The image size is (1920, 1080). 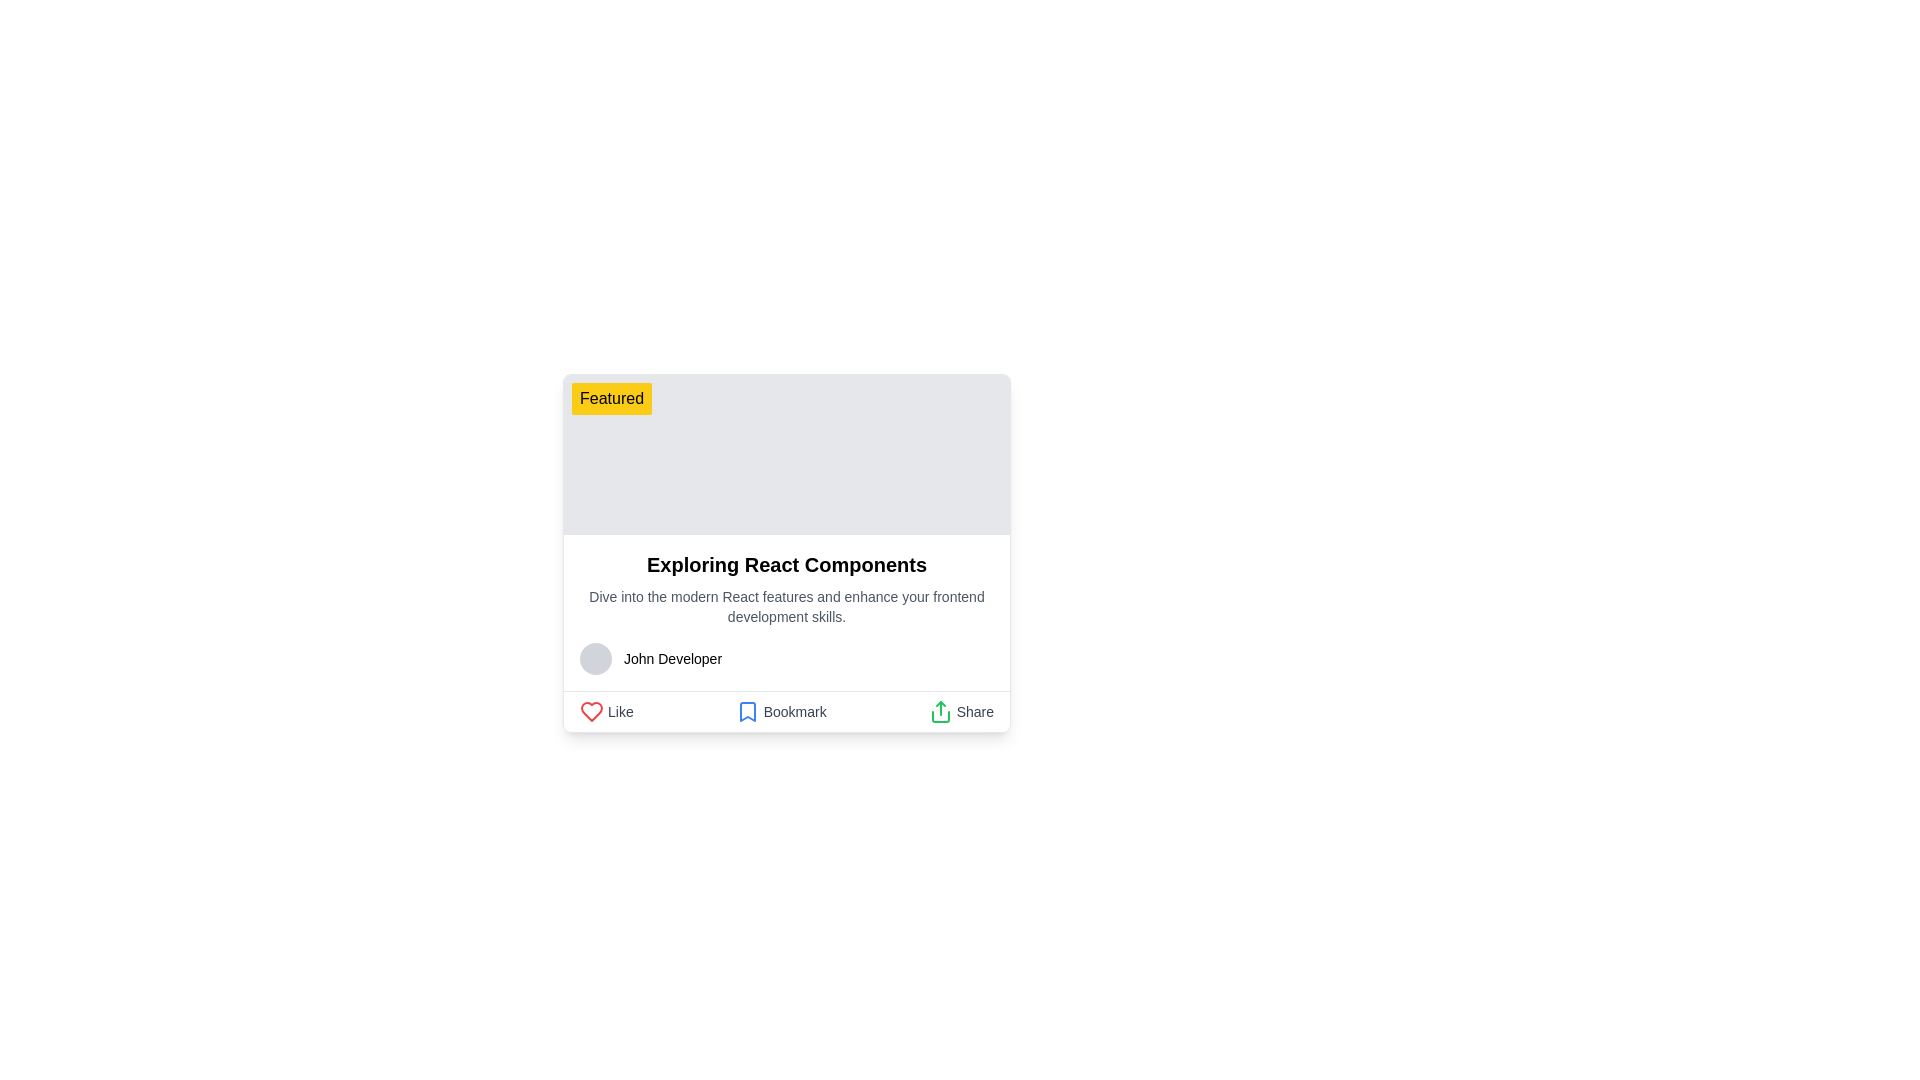 I want to click on the Text Label displaying the name 'John Developer', which identifies the content's author and is located near interactive elements like 'Like', 'Bookmark', and 'Share', so click(x=672, y=659).